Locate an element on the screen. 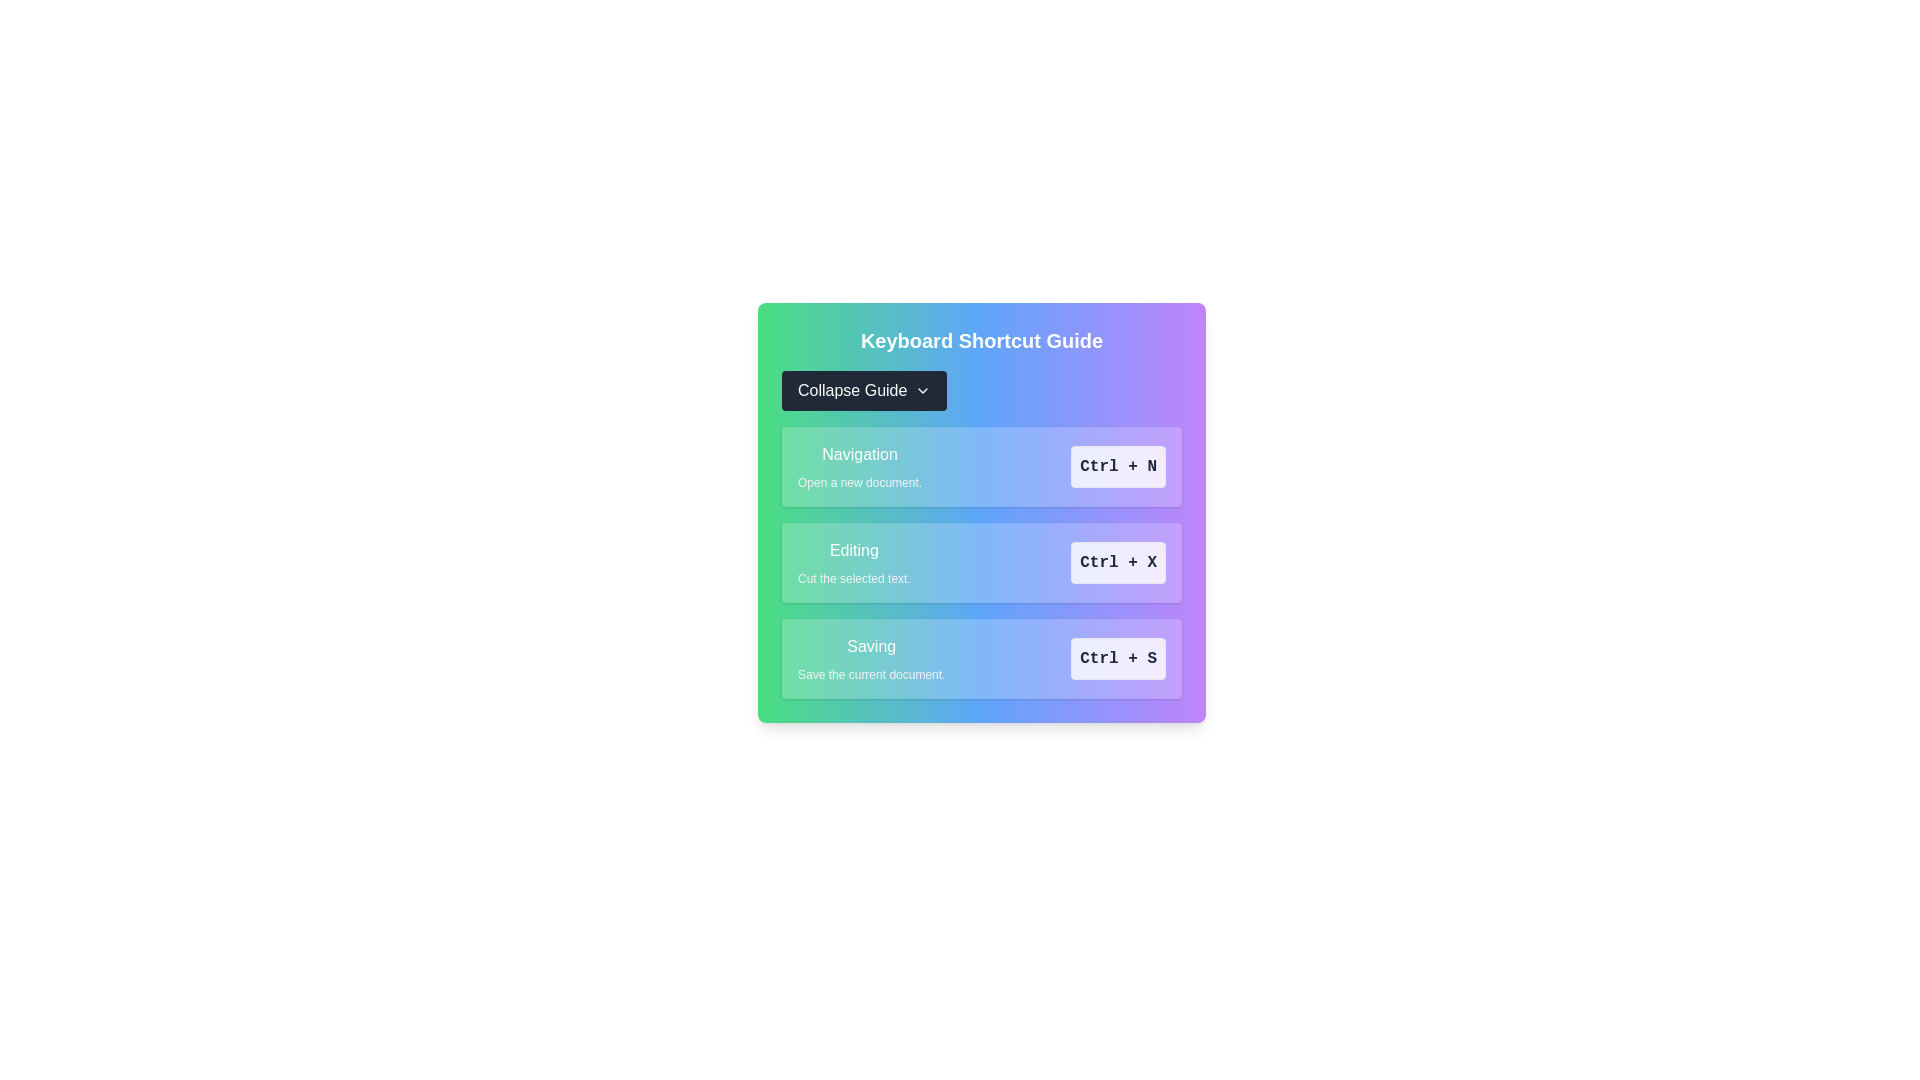 This screenshot has height=1080, width=1920. the Information panel that describes the 'Cut' keyboard shortcut, positioned between 'Navigation' and 'Saving' in the guide panel is located at coordinates (982, 563).